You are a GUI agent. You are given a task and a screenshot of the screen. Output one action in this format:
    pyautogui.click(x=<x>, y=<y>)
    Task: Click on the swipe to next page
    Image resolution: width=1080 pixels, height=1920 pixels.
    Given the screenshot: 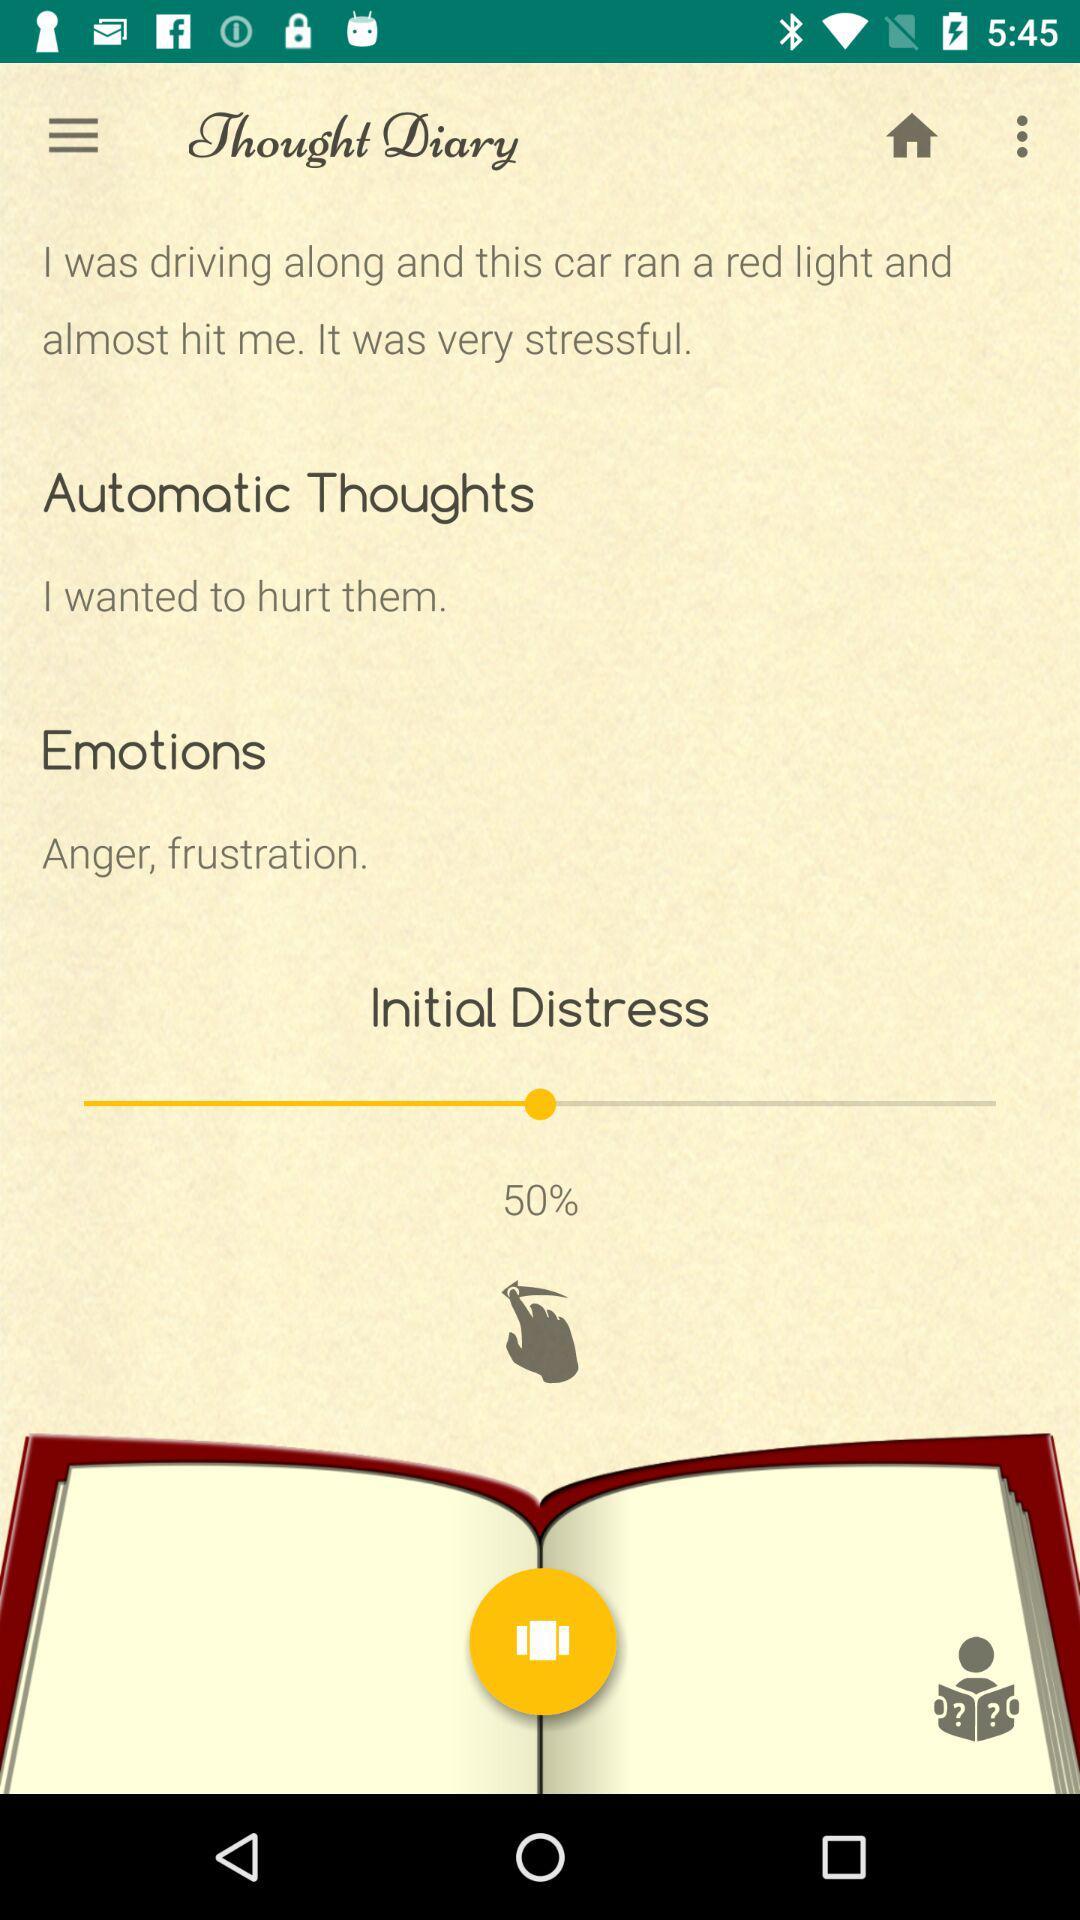 What is the action you would take?
    pyautogui.click(x=540, y=1331)
    